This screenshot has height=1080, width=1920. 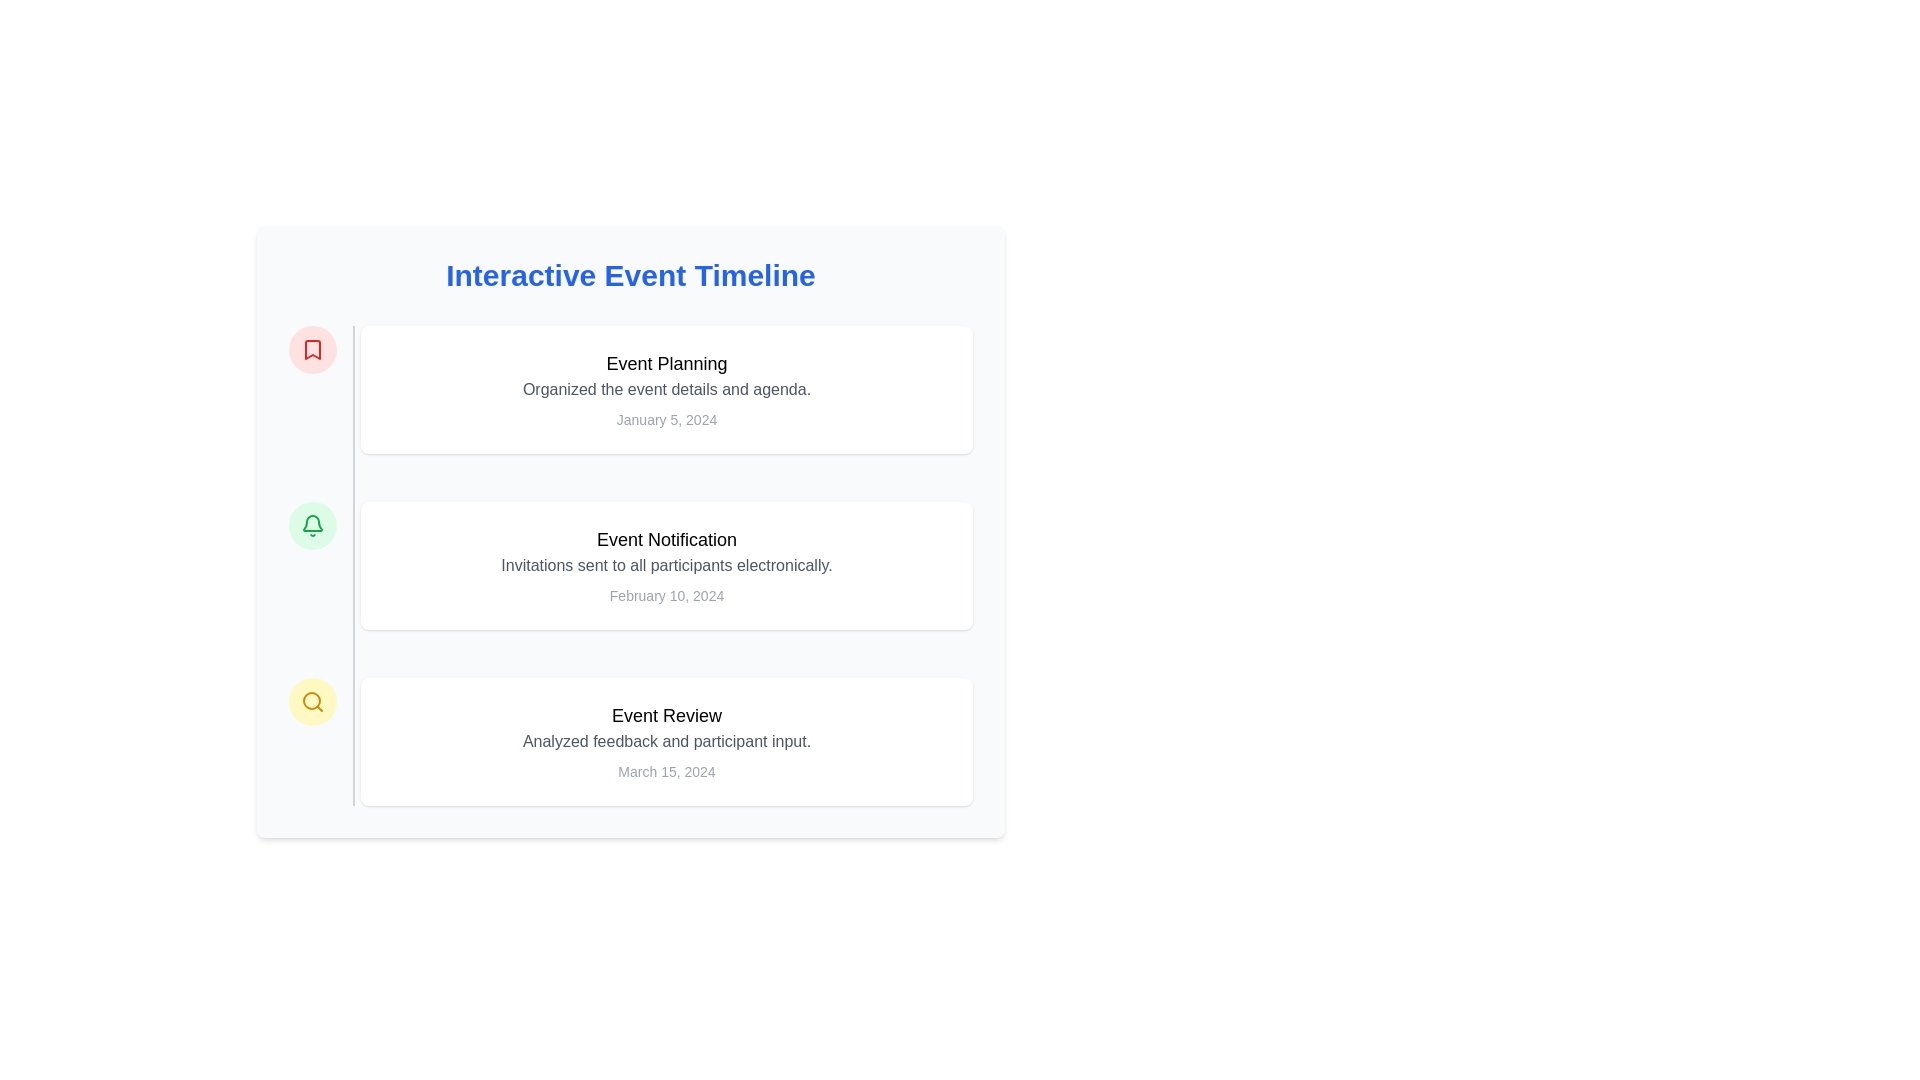 What do you see at coordinates (667, 389) in the screenshot?
I see `text label containing 'Organized the event details and agenda.' located below the title 'Event Planning' within the timeline component` at bounding box center [667, 389].